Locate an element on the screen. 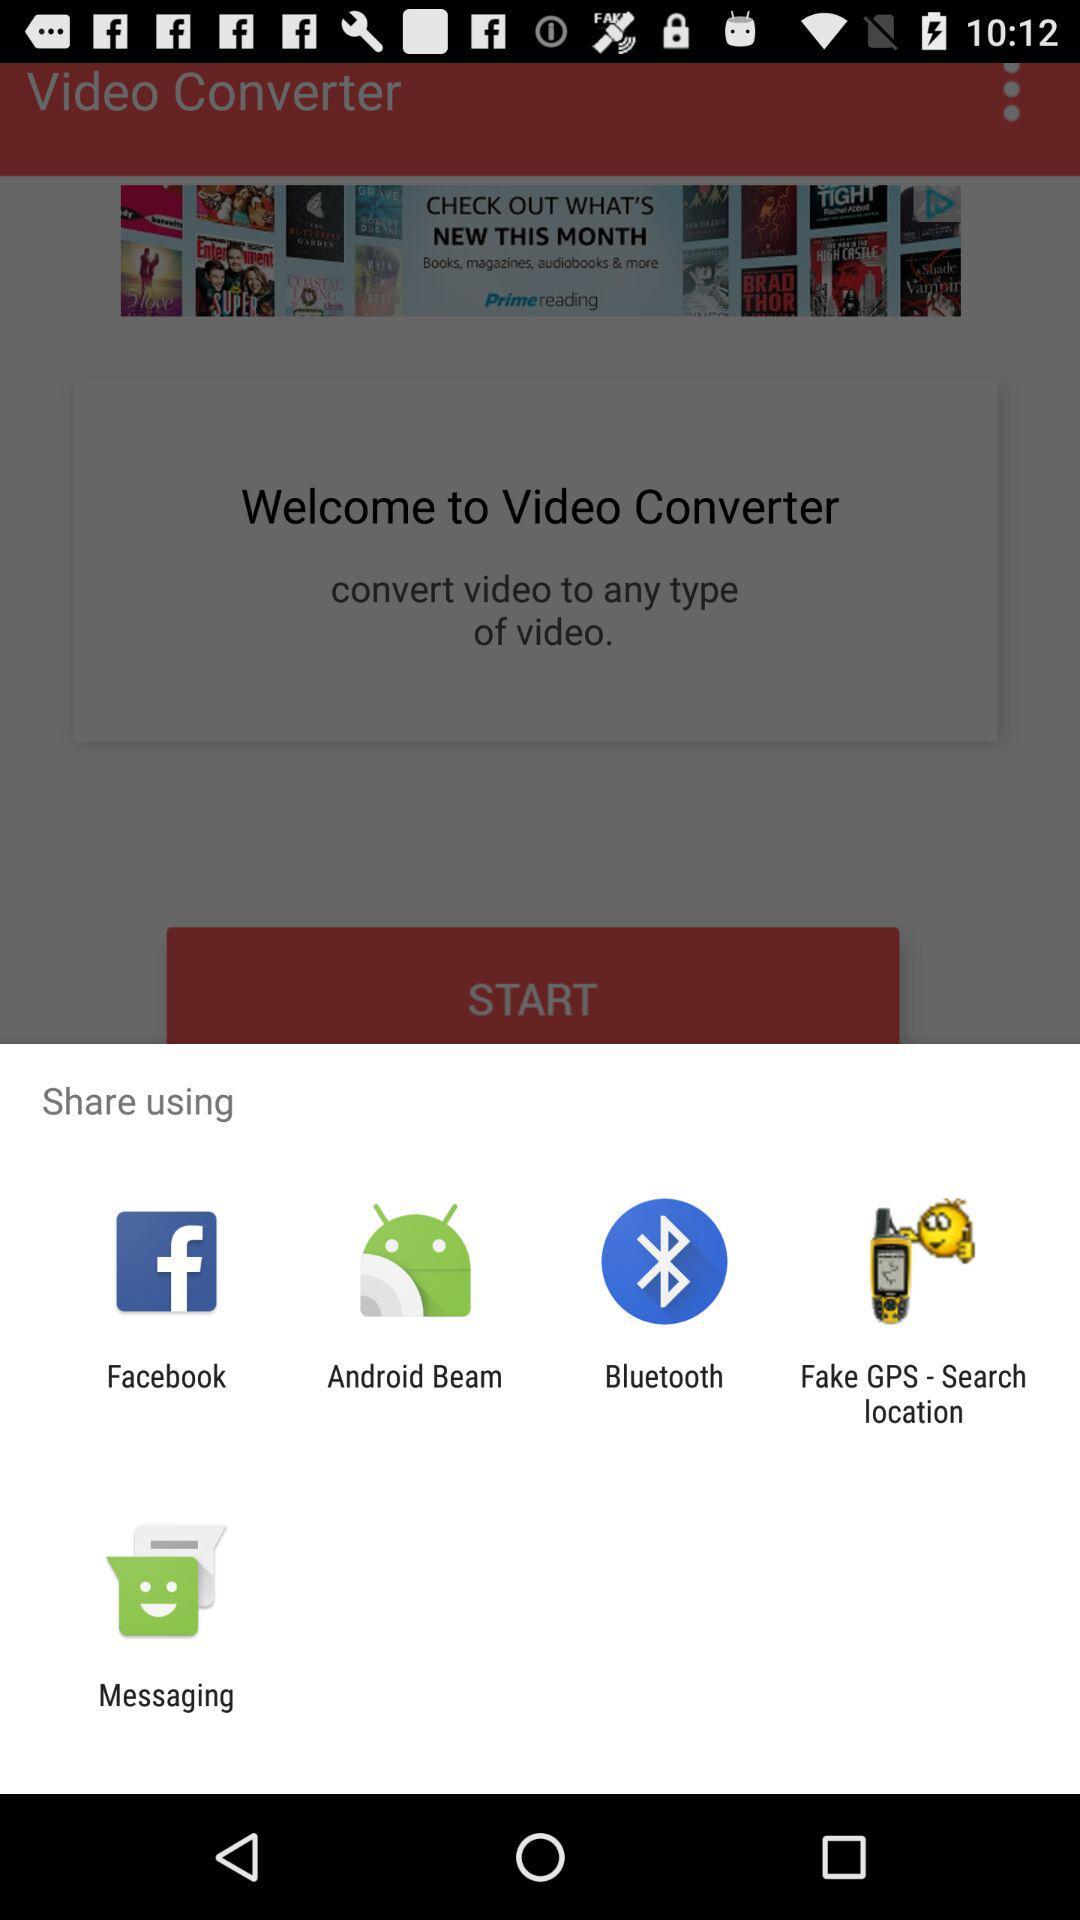 The image size is (1080, 1920). facebook app is located at coordinates (165, 1392).